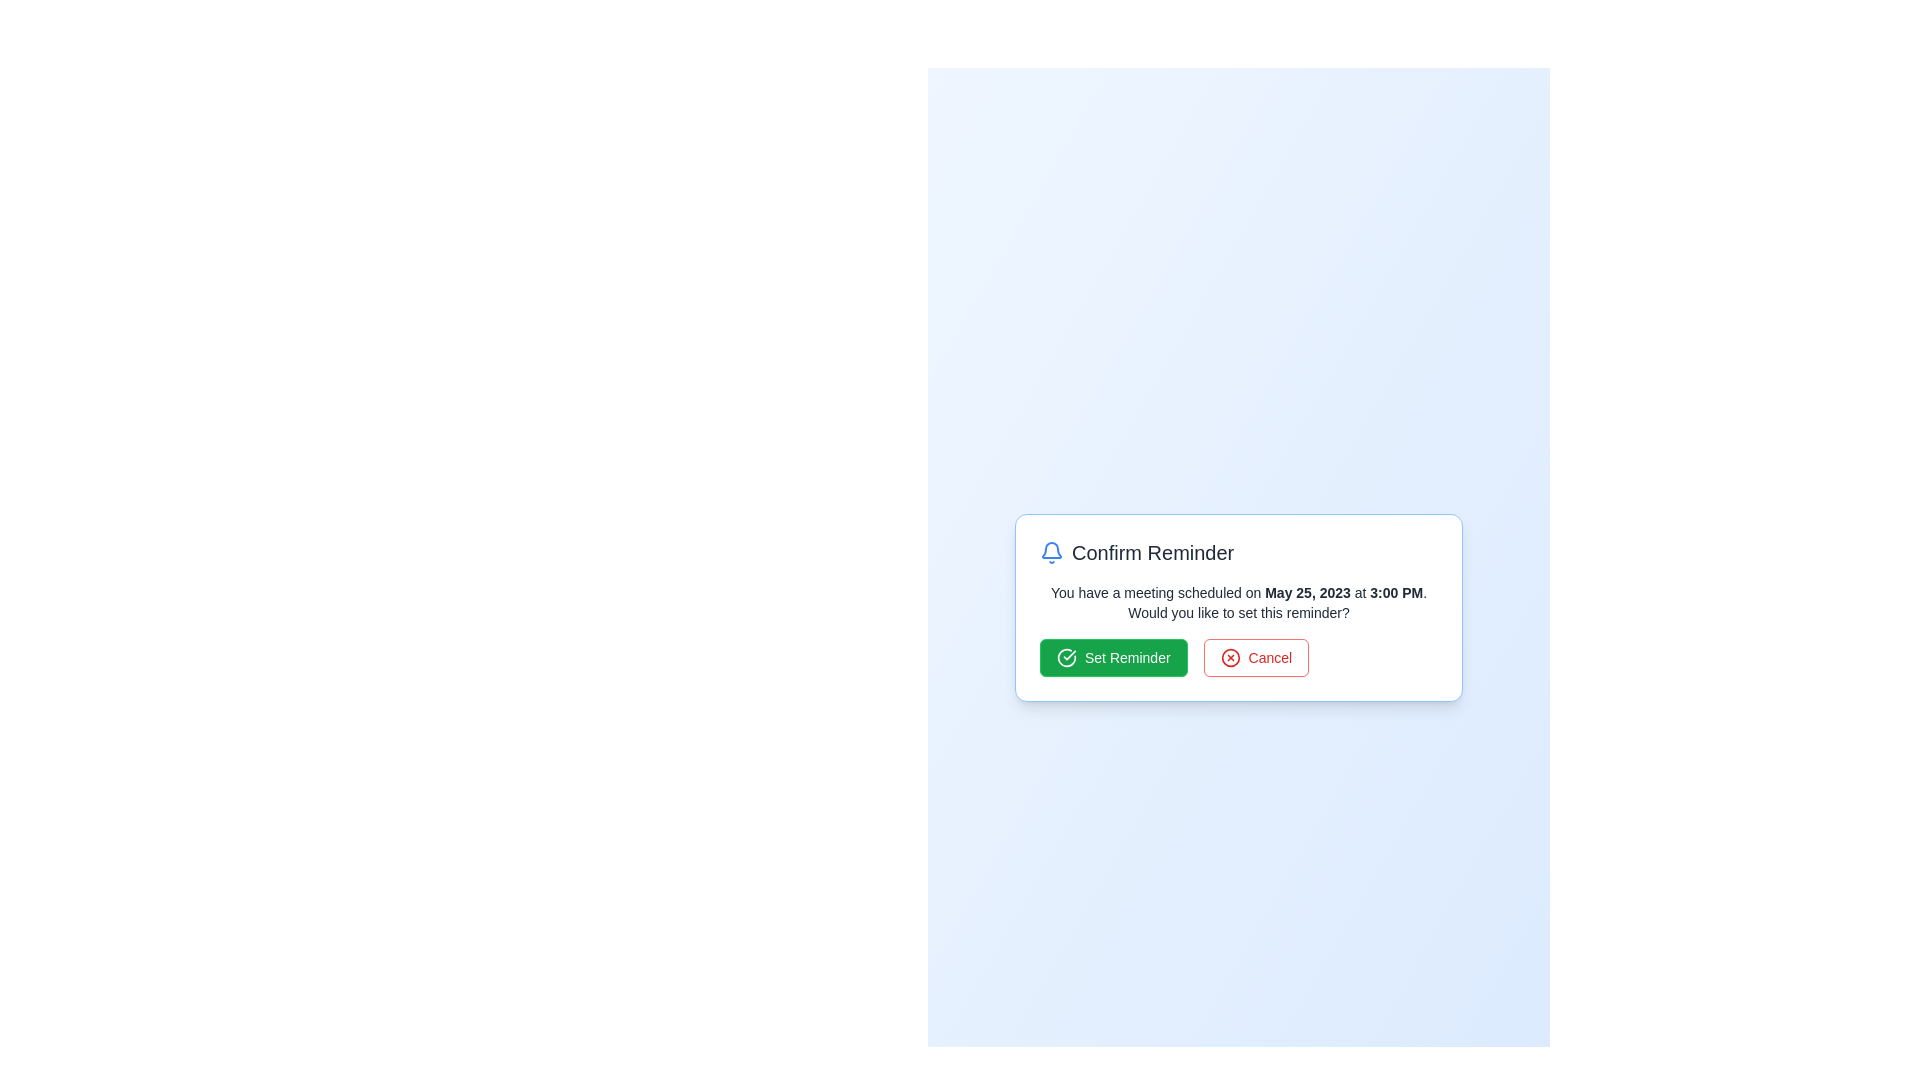 This screenshot has height=1080, width=1920. Describe the element at coordinates (1269, 658) in the screenshot. I see `the 'Cancel' button, which is styled with a bold red font and a red border, located in the bottom-right section of the dialog box` at that location.